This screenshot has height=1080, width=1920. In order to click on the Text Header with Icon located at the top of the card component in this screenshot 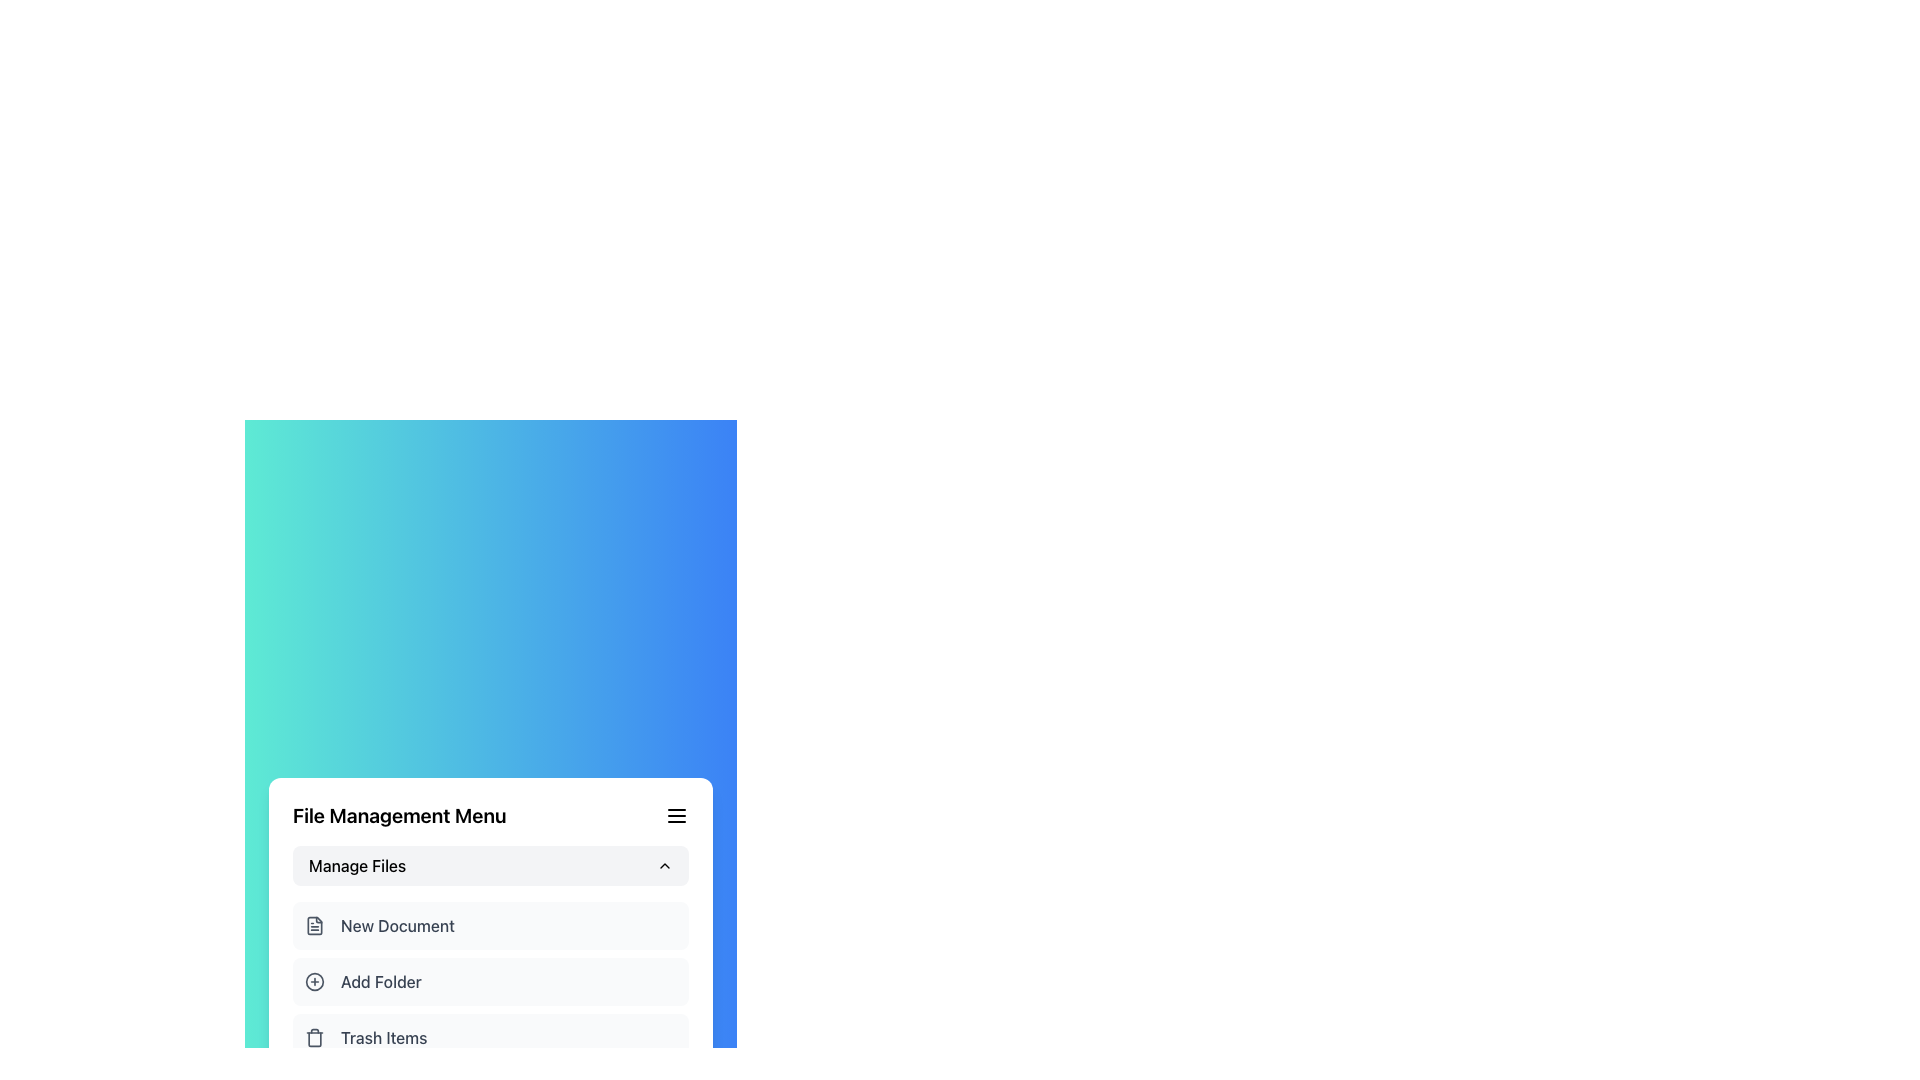, I will do `click(490, 816)`.